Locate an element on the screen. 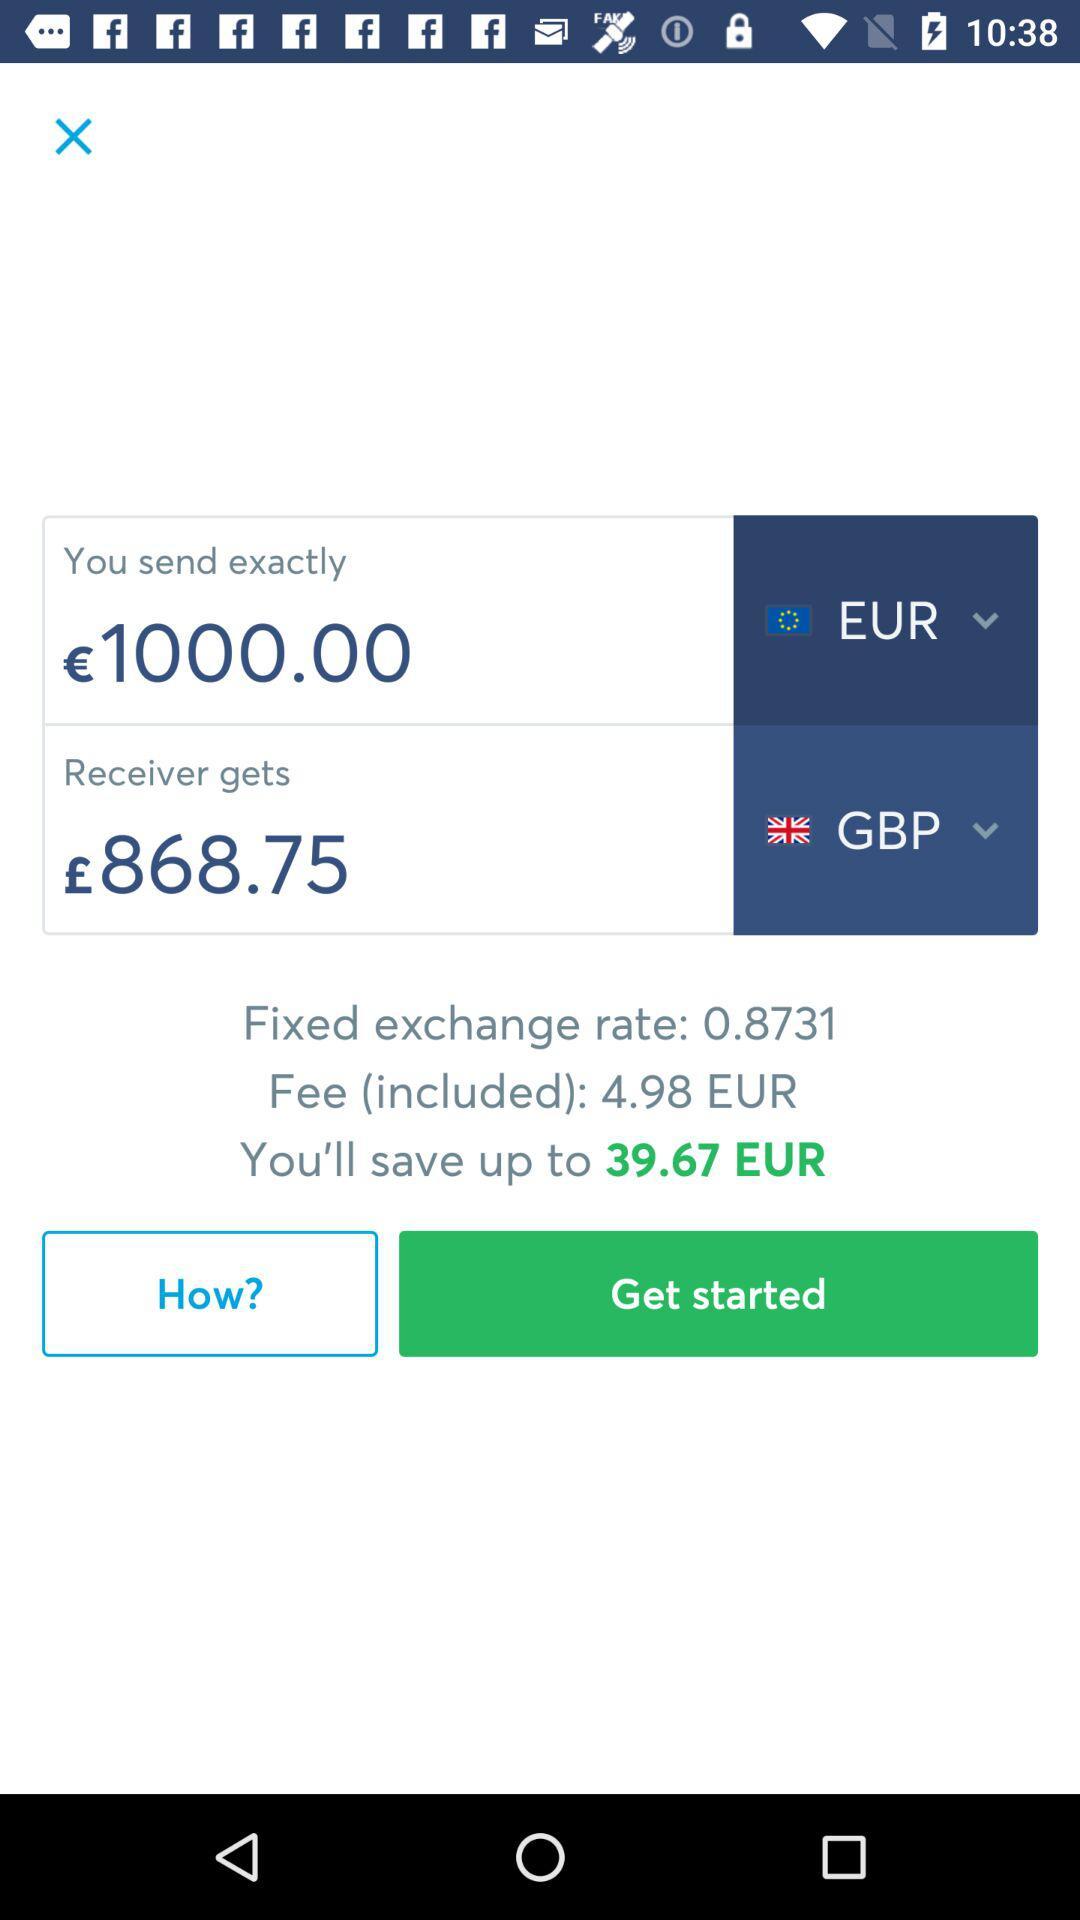 This screenshot has height=1920, width=1080. icon at the bottom left corner is located at coordinates (209, 1293).